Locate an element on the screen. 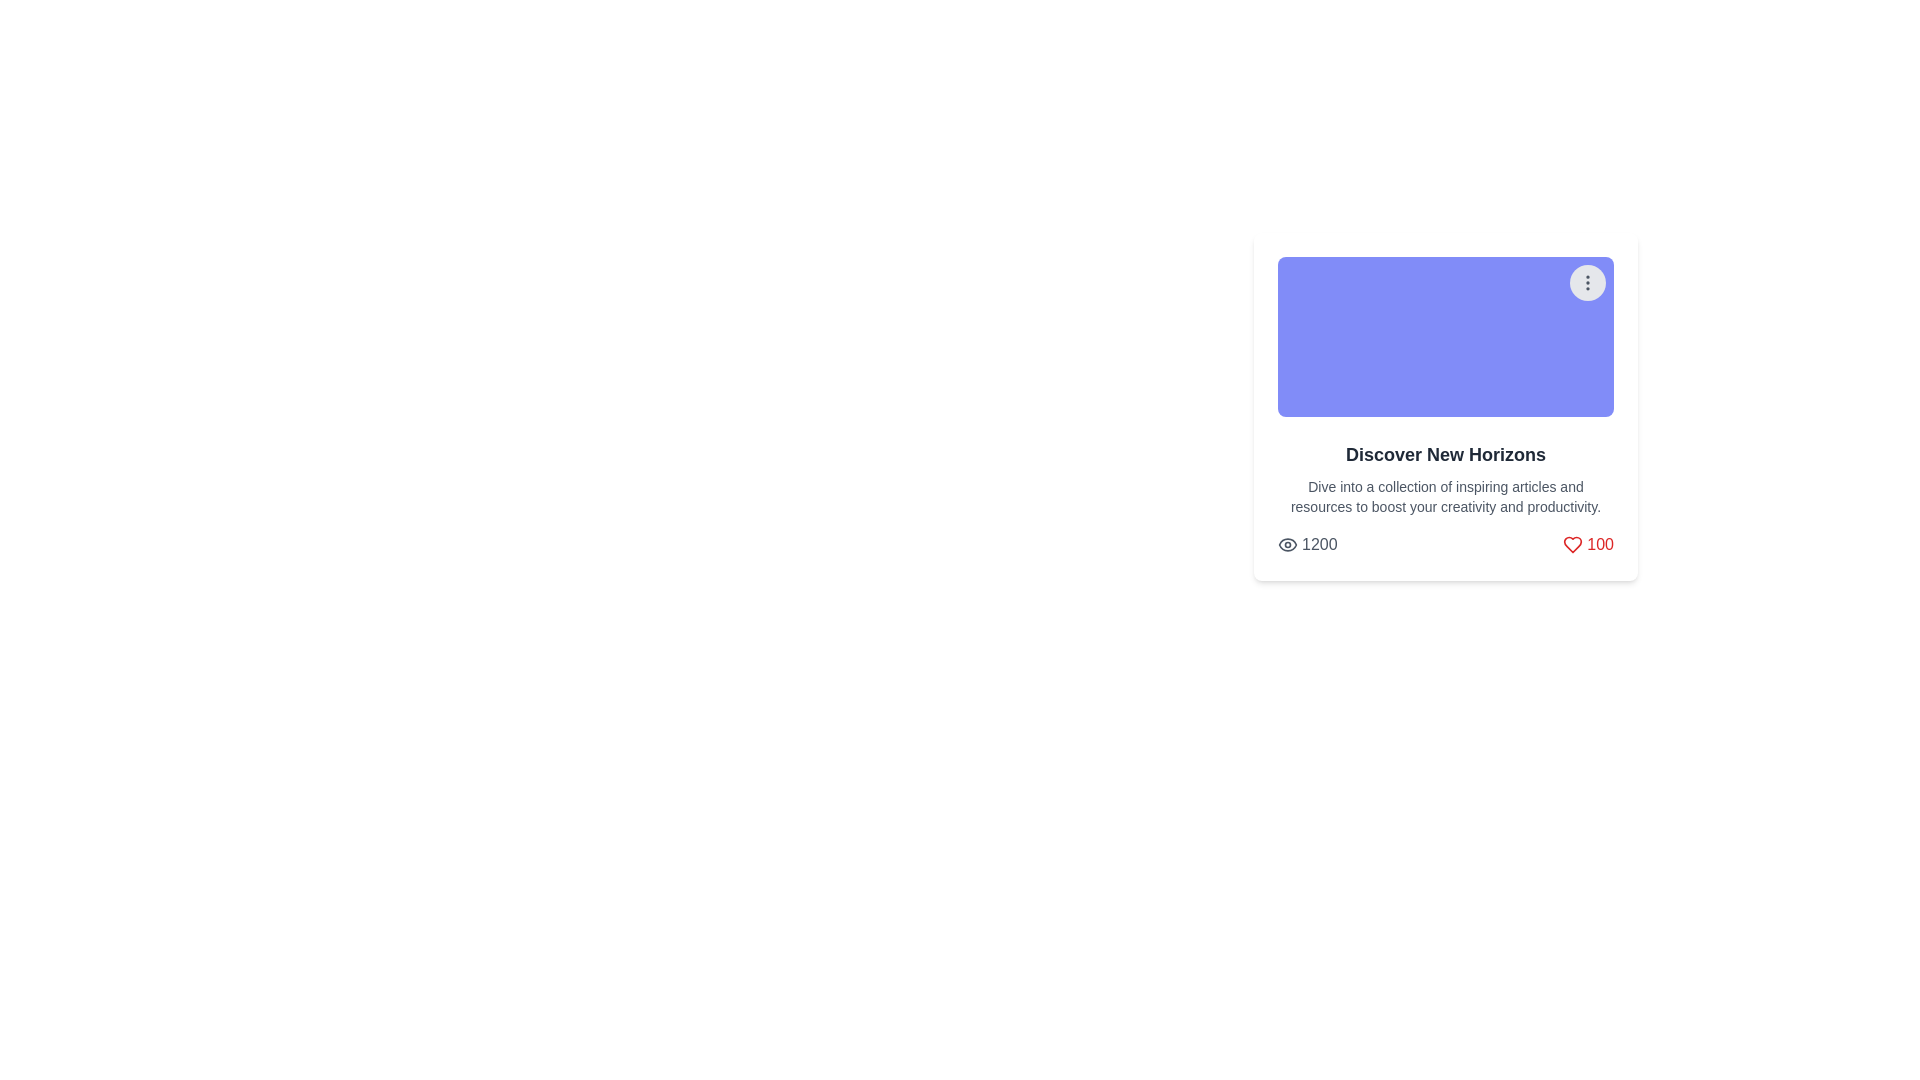 The image size is (1920, 1080). the circular button with a light gray background and three dark gray dots, located at the top-right corner of a blue rectangular image is located at coordinates (1587, 282).